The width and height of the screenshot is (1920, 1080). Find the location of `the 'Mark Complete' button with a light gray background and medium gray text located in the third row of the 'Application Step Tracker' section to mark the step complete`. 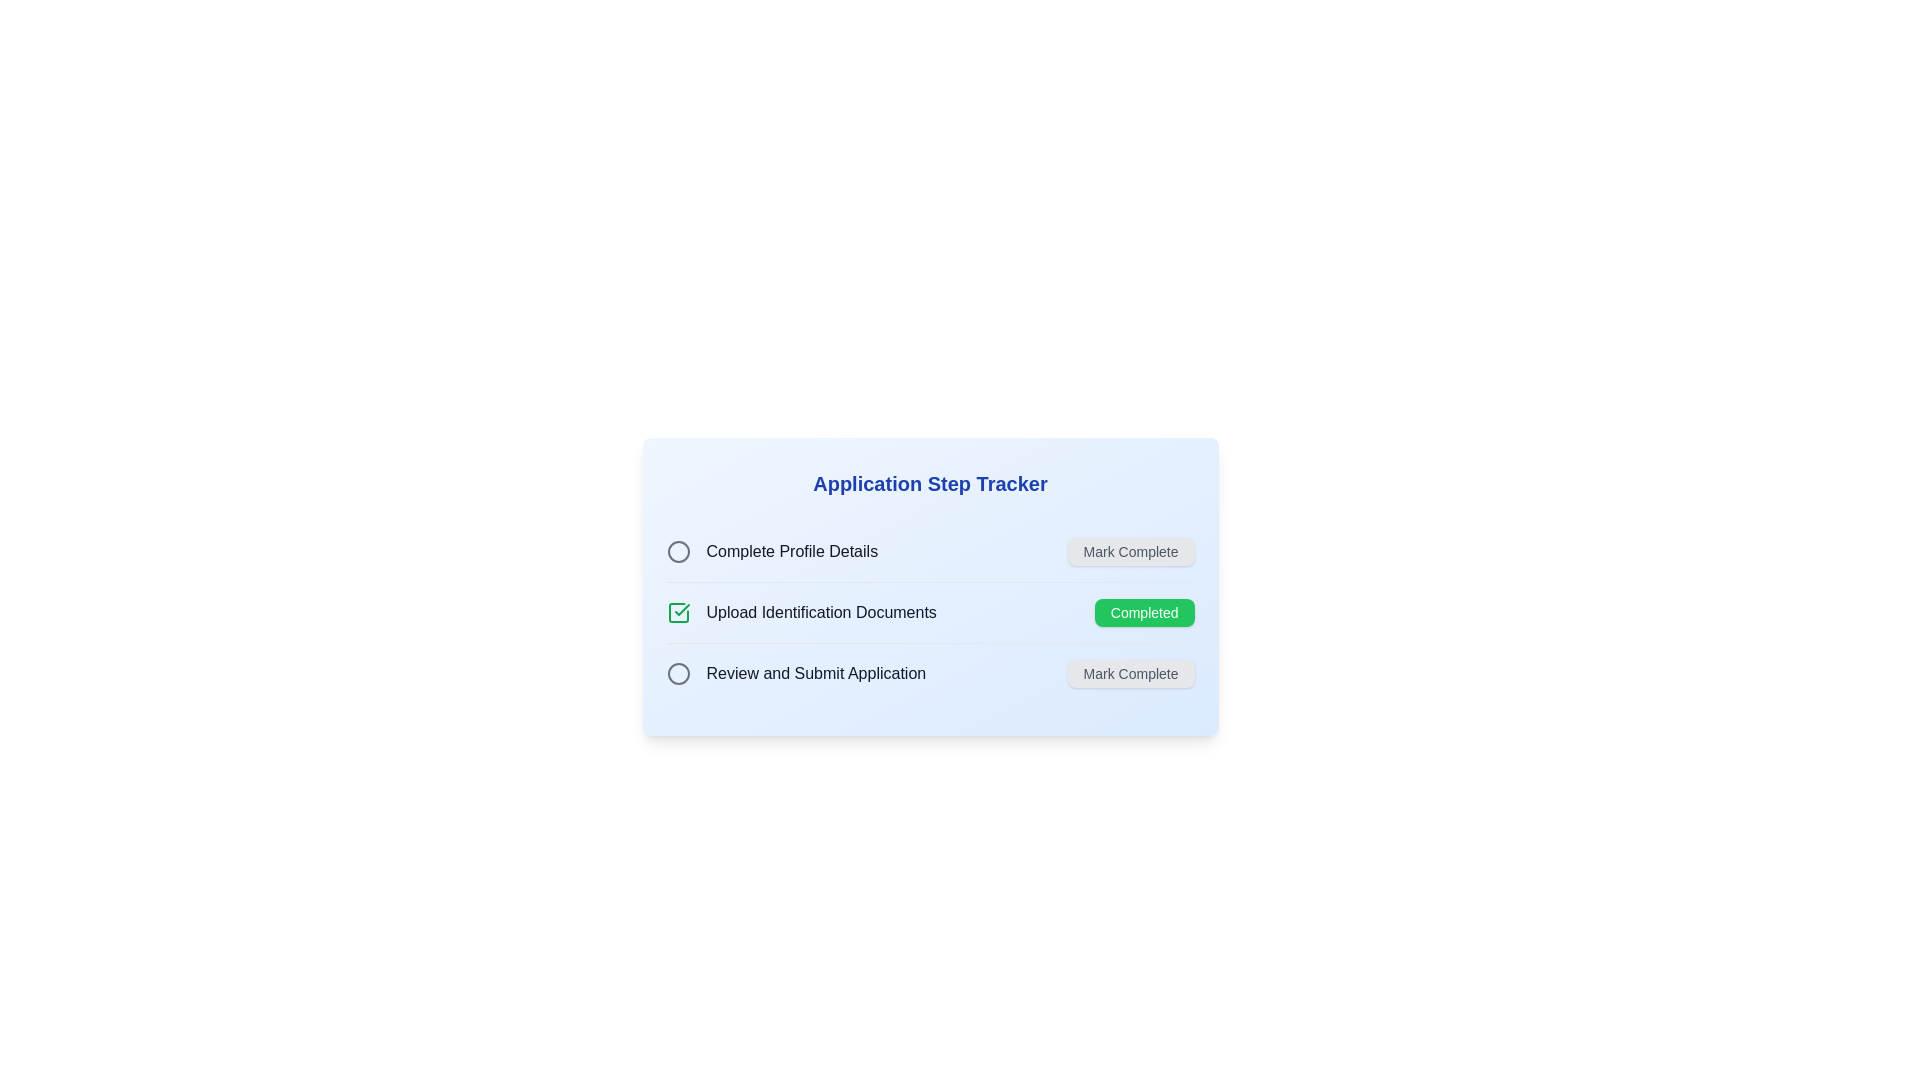

the 'Mark Complete' button with a light gray background and medium gray text located in the third row of the 'Application Step Tracker' section to mark the step complete is located at coordinates (1131, 674).